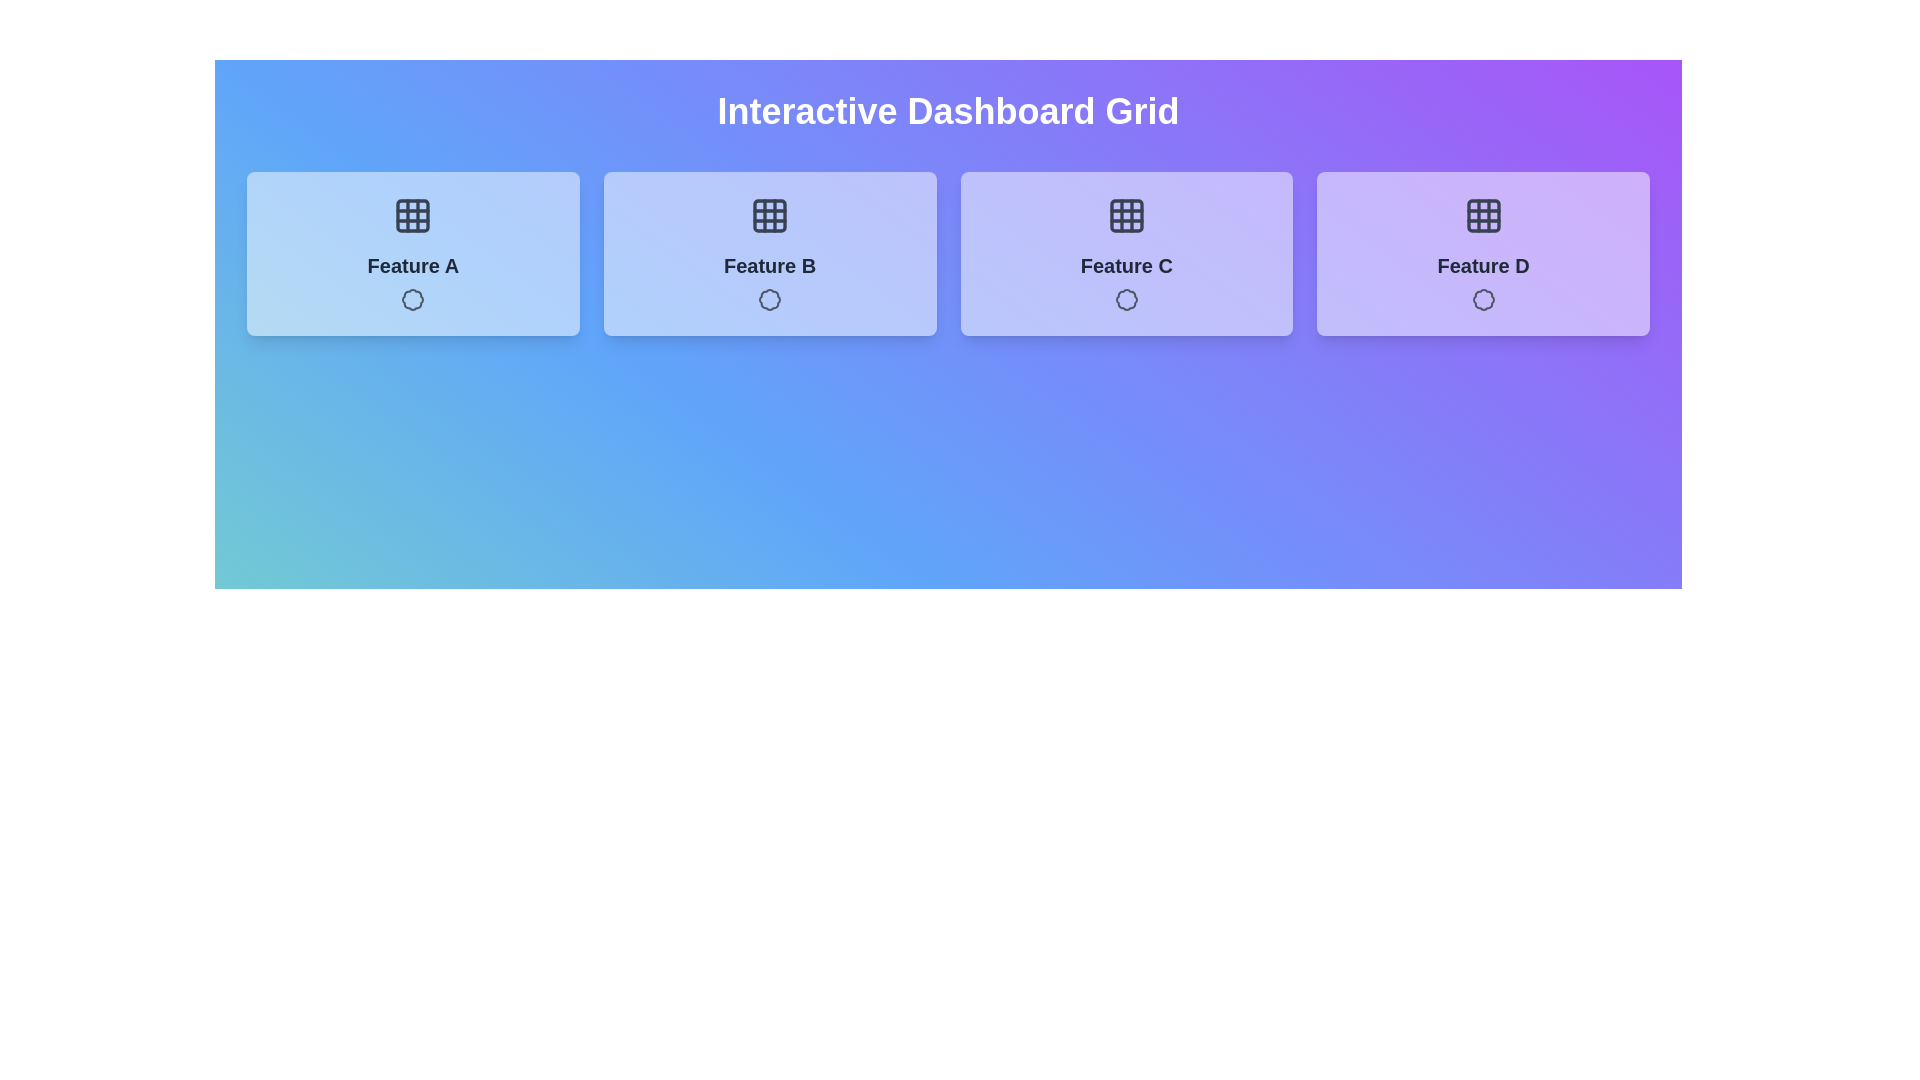 Image resolution: width=1920 pixels, height=1080 pixels. I want to click on the decorative circular indicator below the grid icon and text 'Feature D' in the interface card labeled 'Feature D', so click(1483, 300).